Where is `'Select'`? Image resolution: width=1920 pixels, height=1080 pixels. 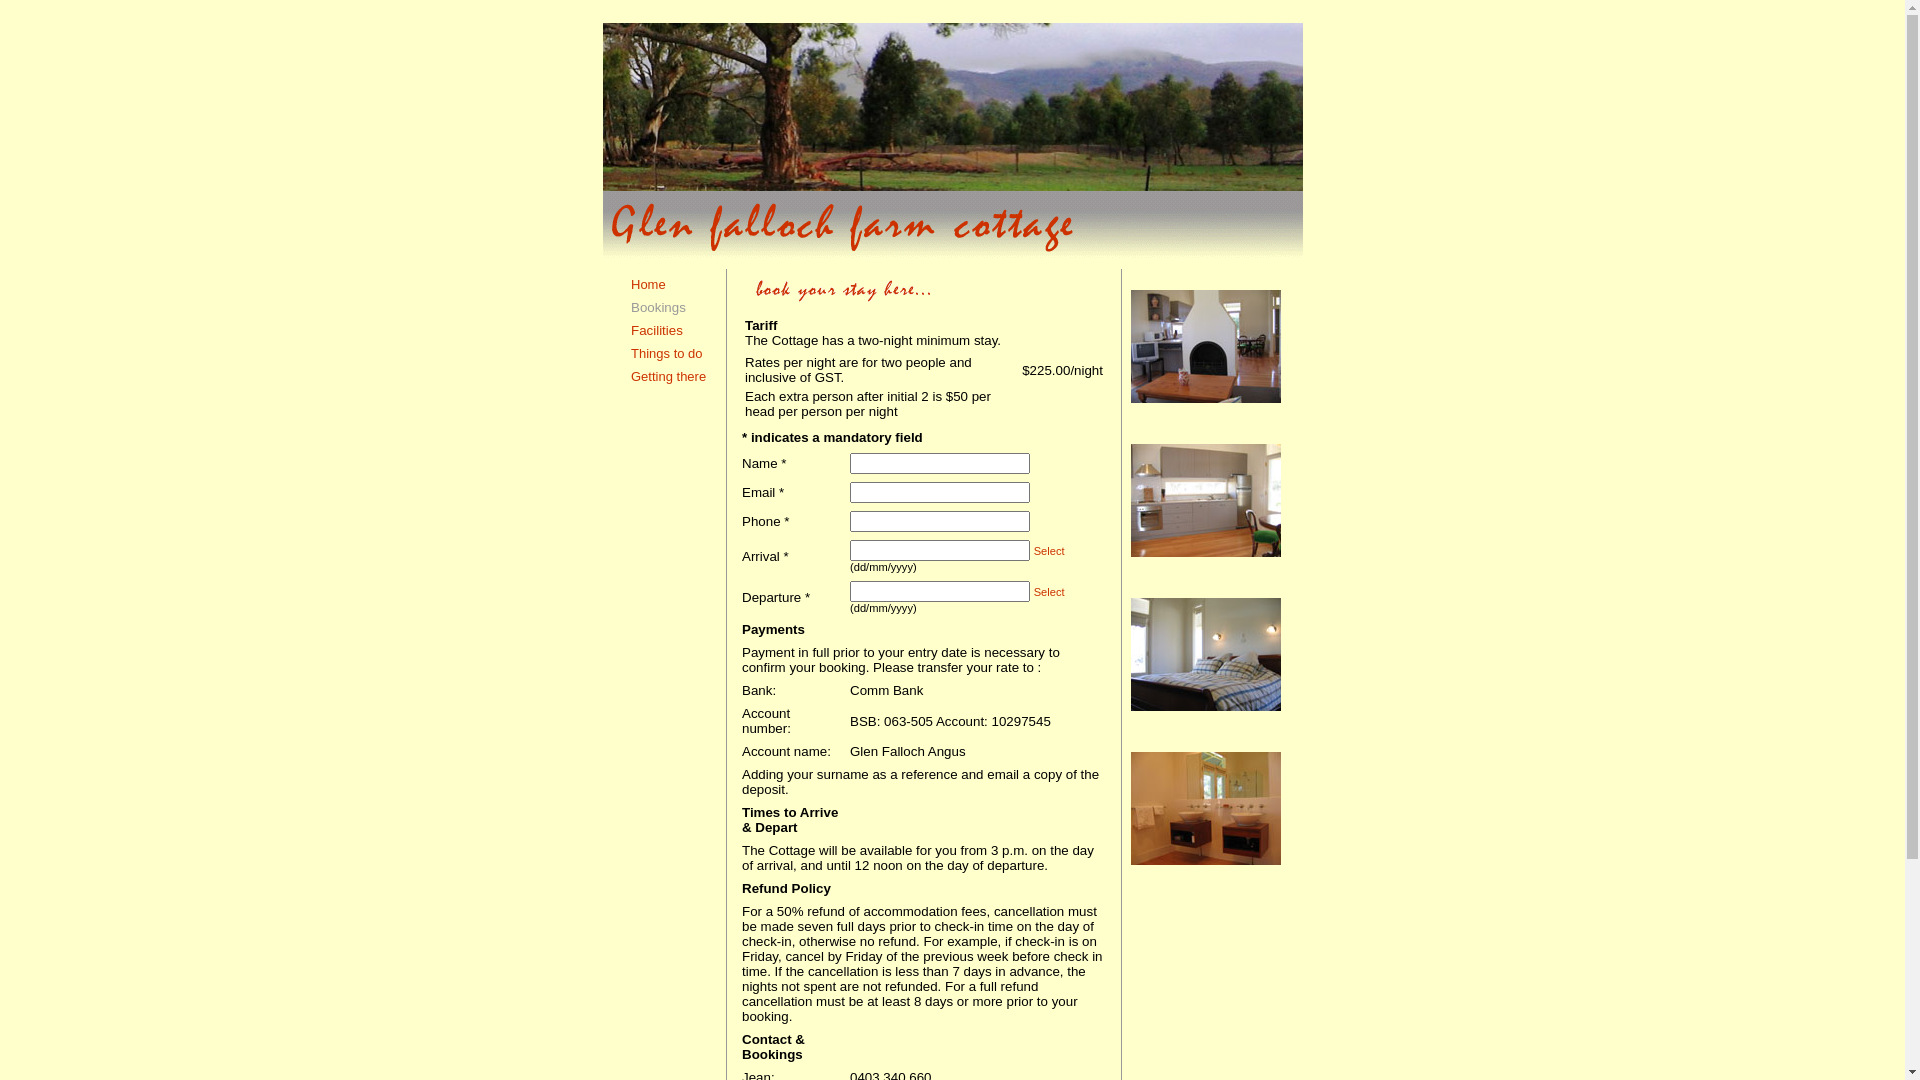
'Select' is located at coordinates (1048, 590).